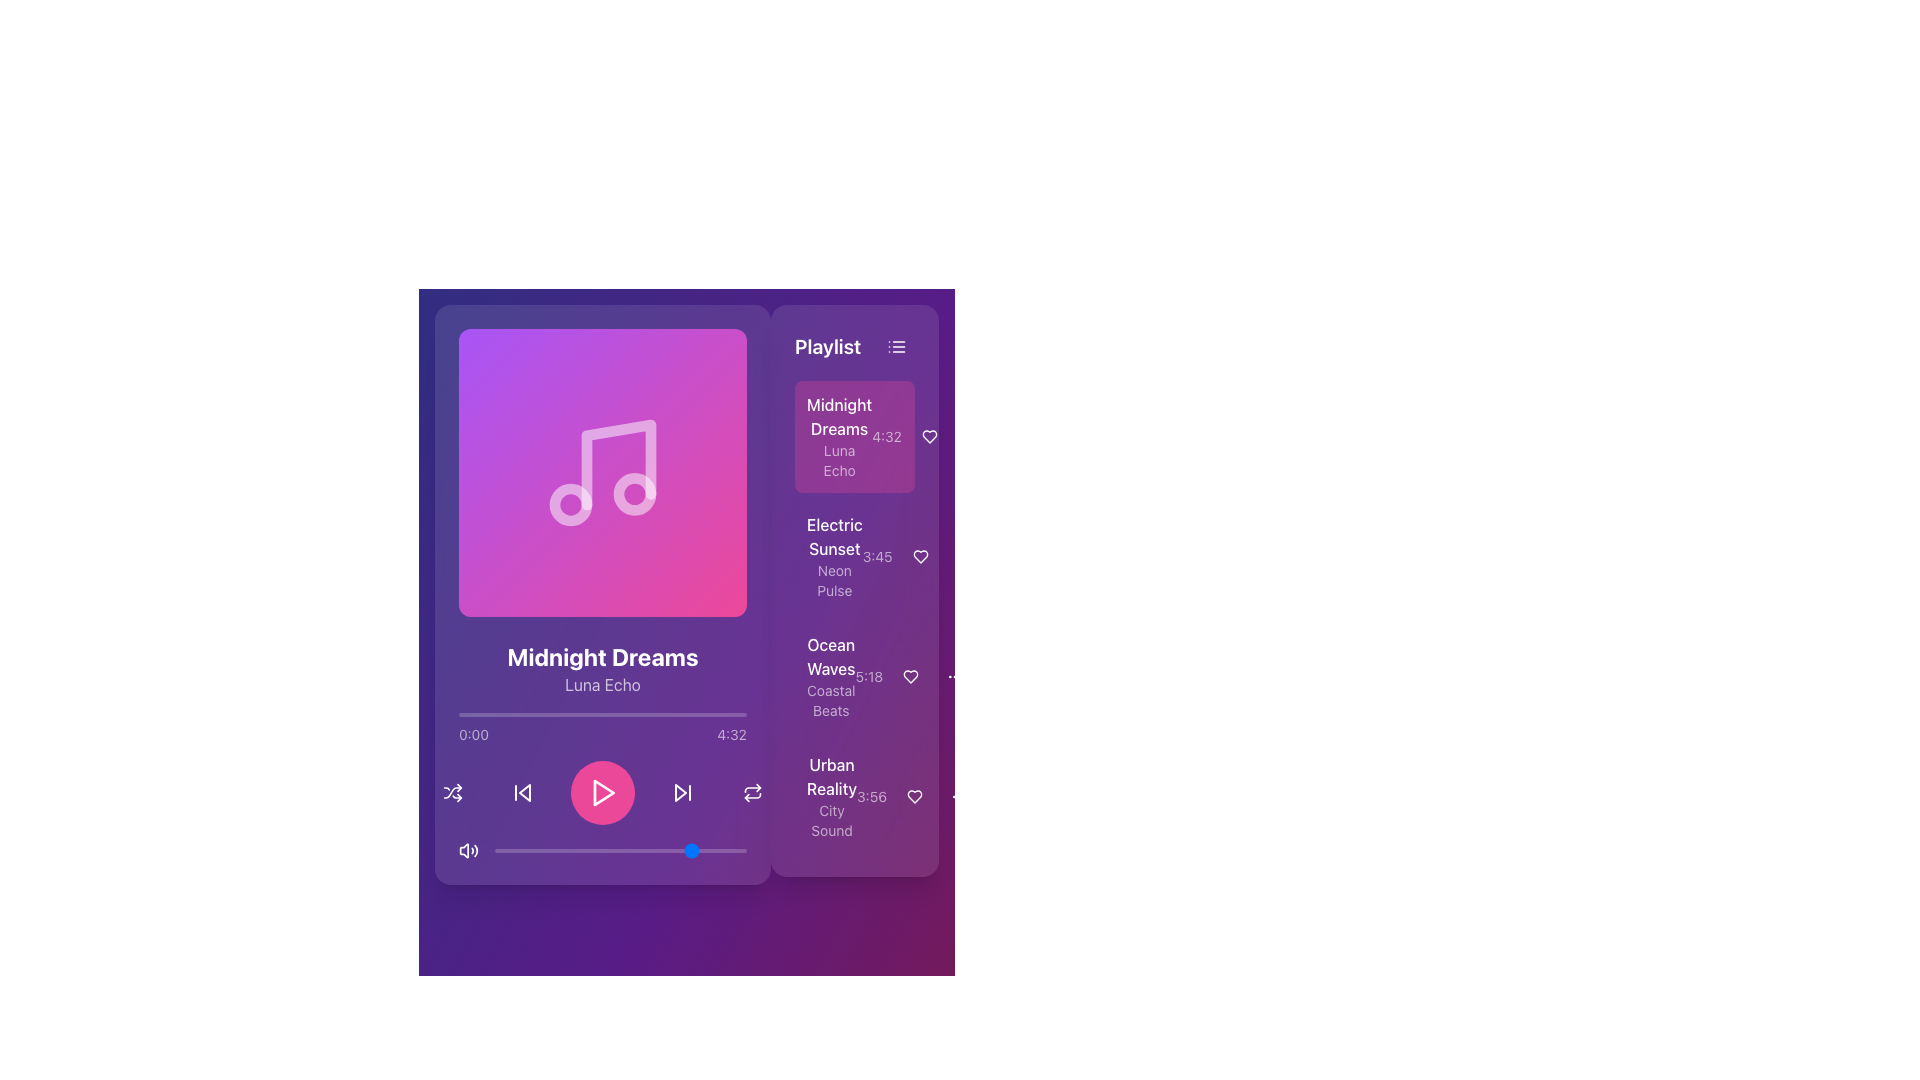 The height and width of the screenshot is (1080, 1920). What do you see at coordinates (523, 792) in the screenshot?
I see `the backward skip button icon, which is styled in white against a violet background and is located between the shuffle icon and the play button at the bottom center of the interface` at bounding box center [523, 792].